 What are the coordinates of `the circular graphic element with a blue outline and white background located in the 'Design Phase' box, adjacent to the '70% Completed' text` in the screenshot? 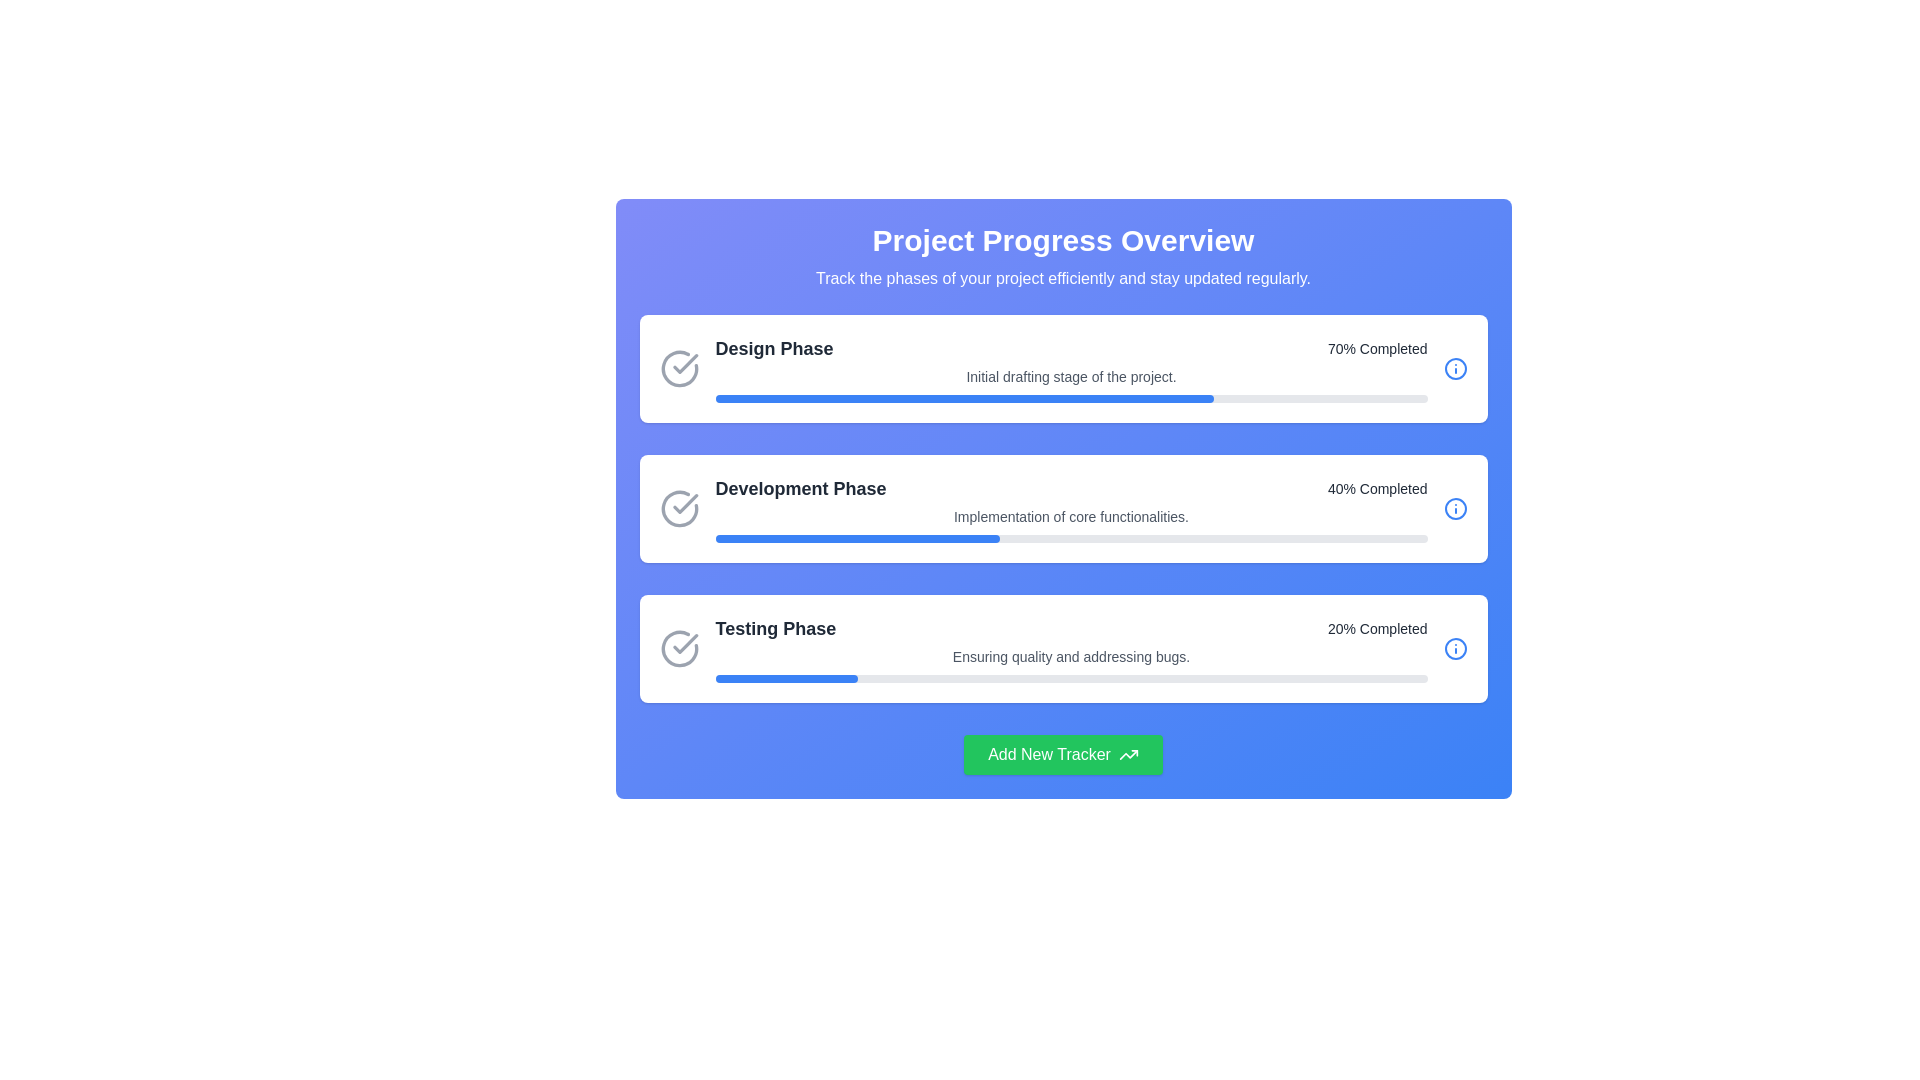 It's located at (1455, 369).